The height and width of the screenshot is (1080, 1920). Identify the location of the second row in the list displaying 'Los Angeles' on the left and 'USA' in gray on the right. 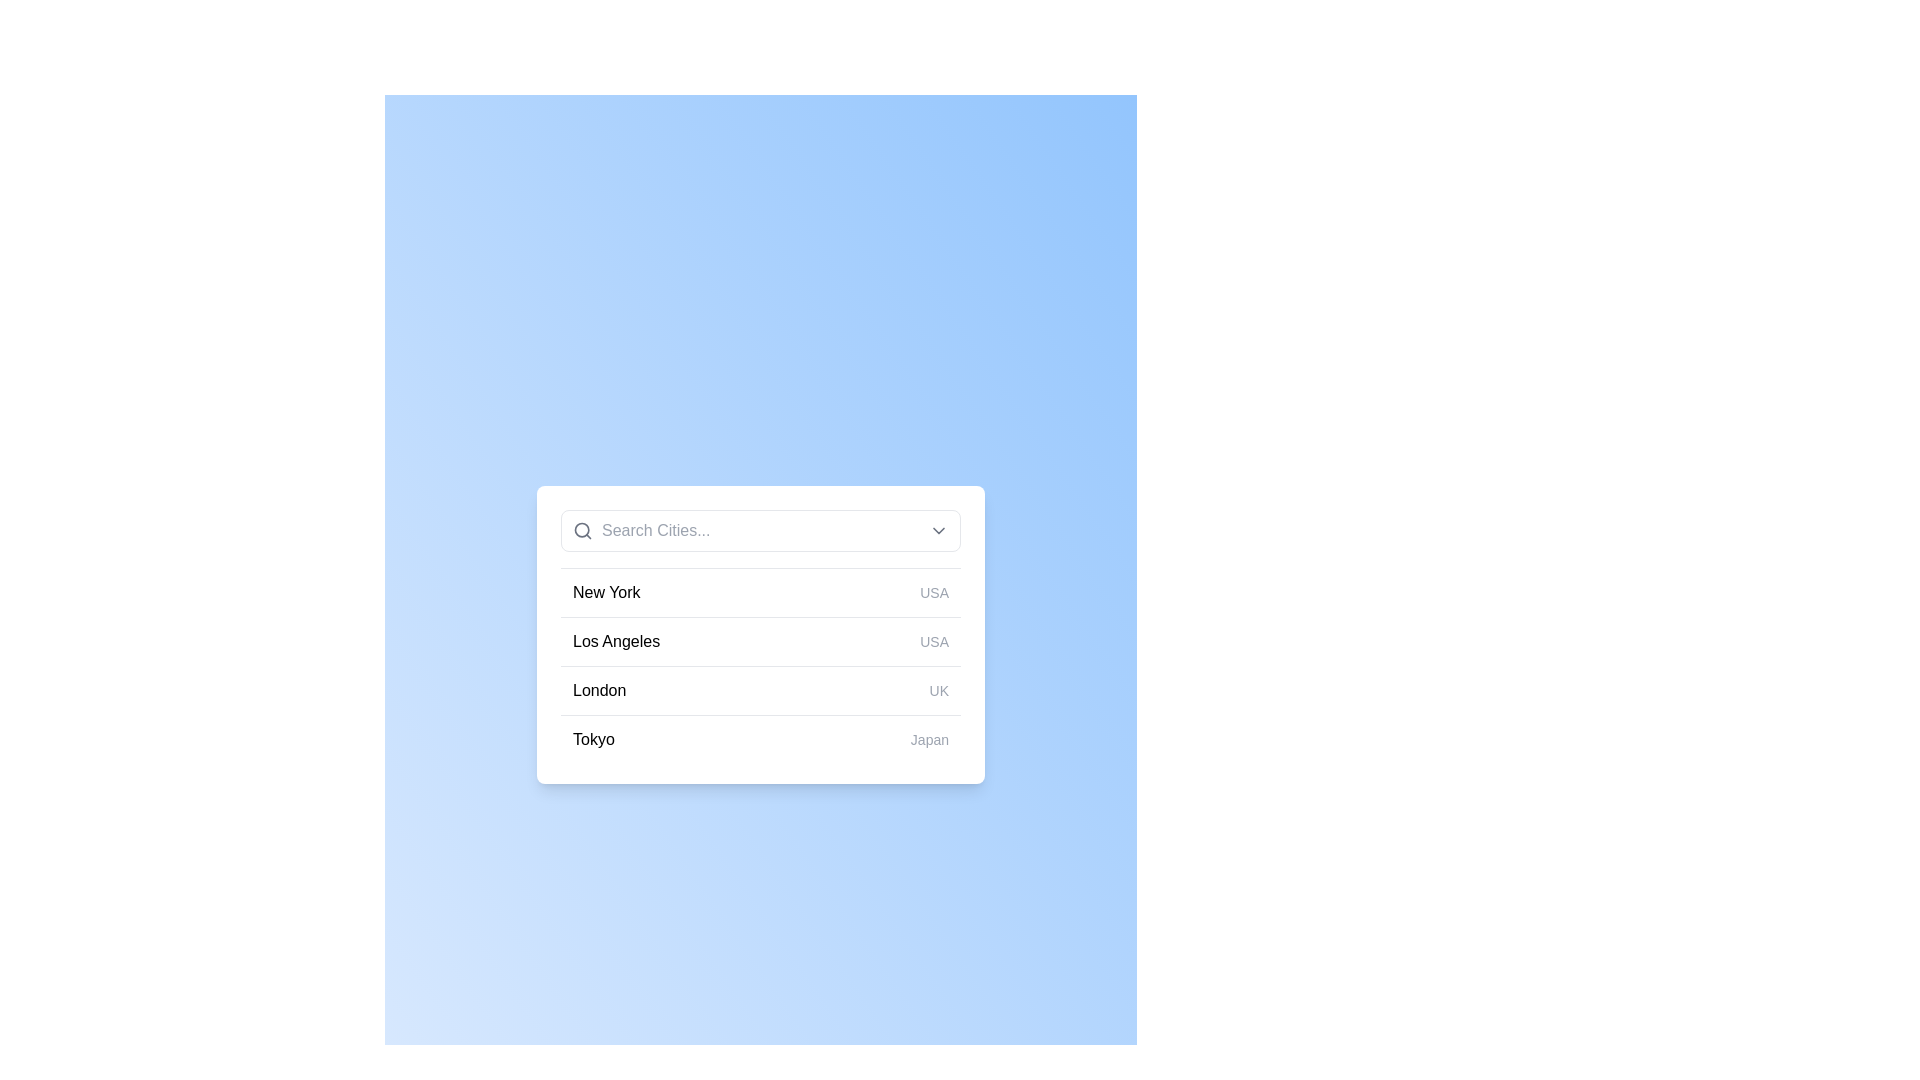
(760, 640).